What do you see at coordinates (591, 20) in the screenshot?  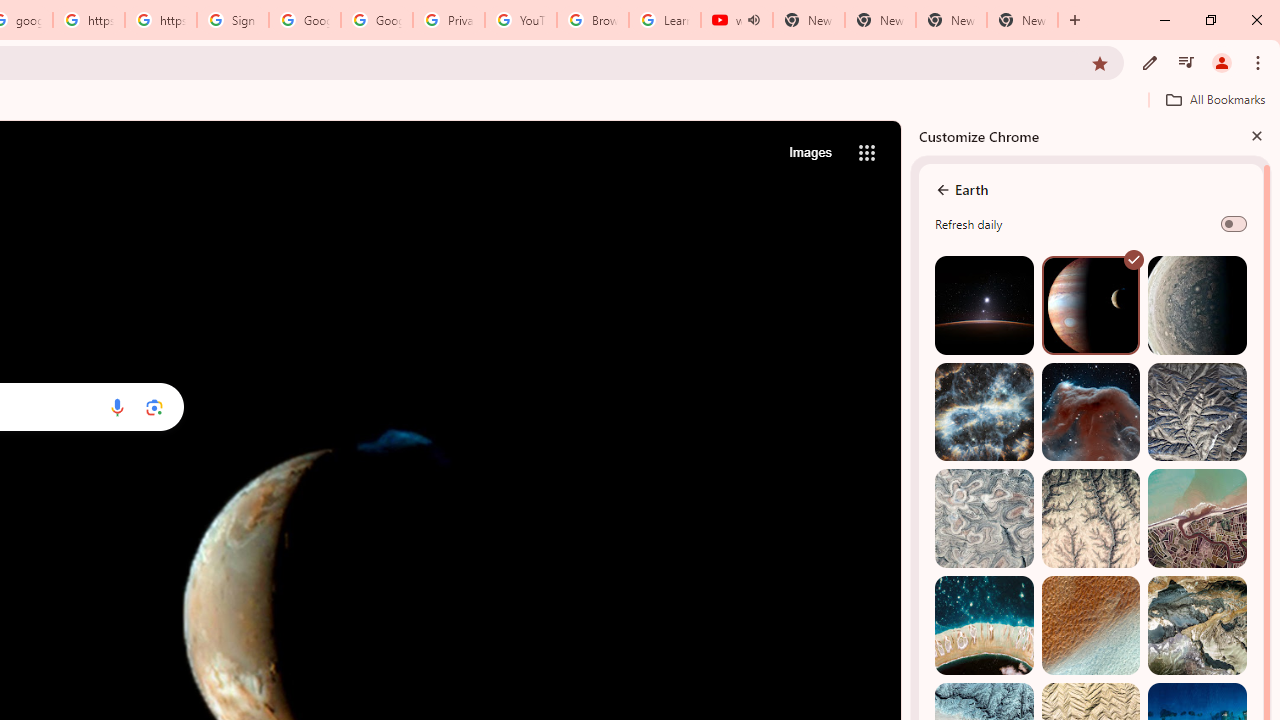 I see `'Browse Chrome as a guest - Computer - Google Chrome Help'` at bounding box center [591, 20].